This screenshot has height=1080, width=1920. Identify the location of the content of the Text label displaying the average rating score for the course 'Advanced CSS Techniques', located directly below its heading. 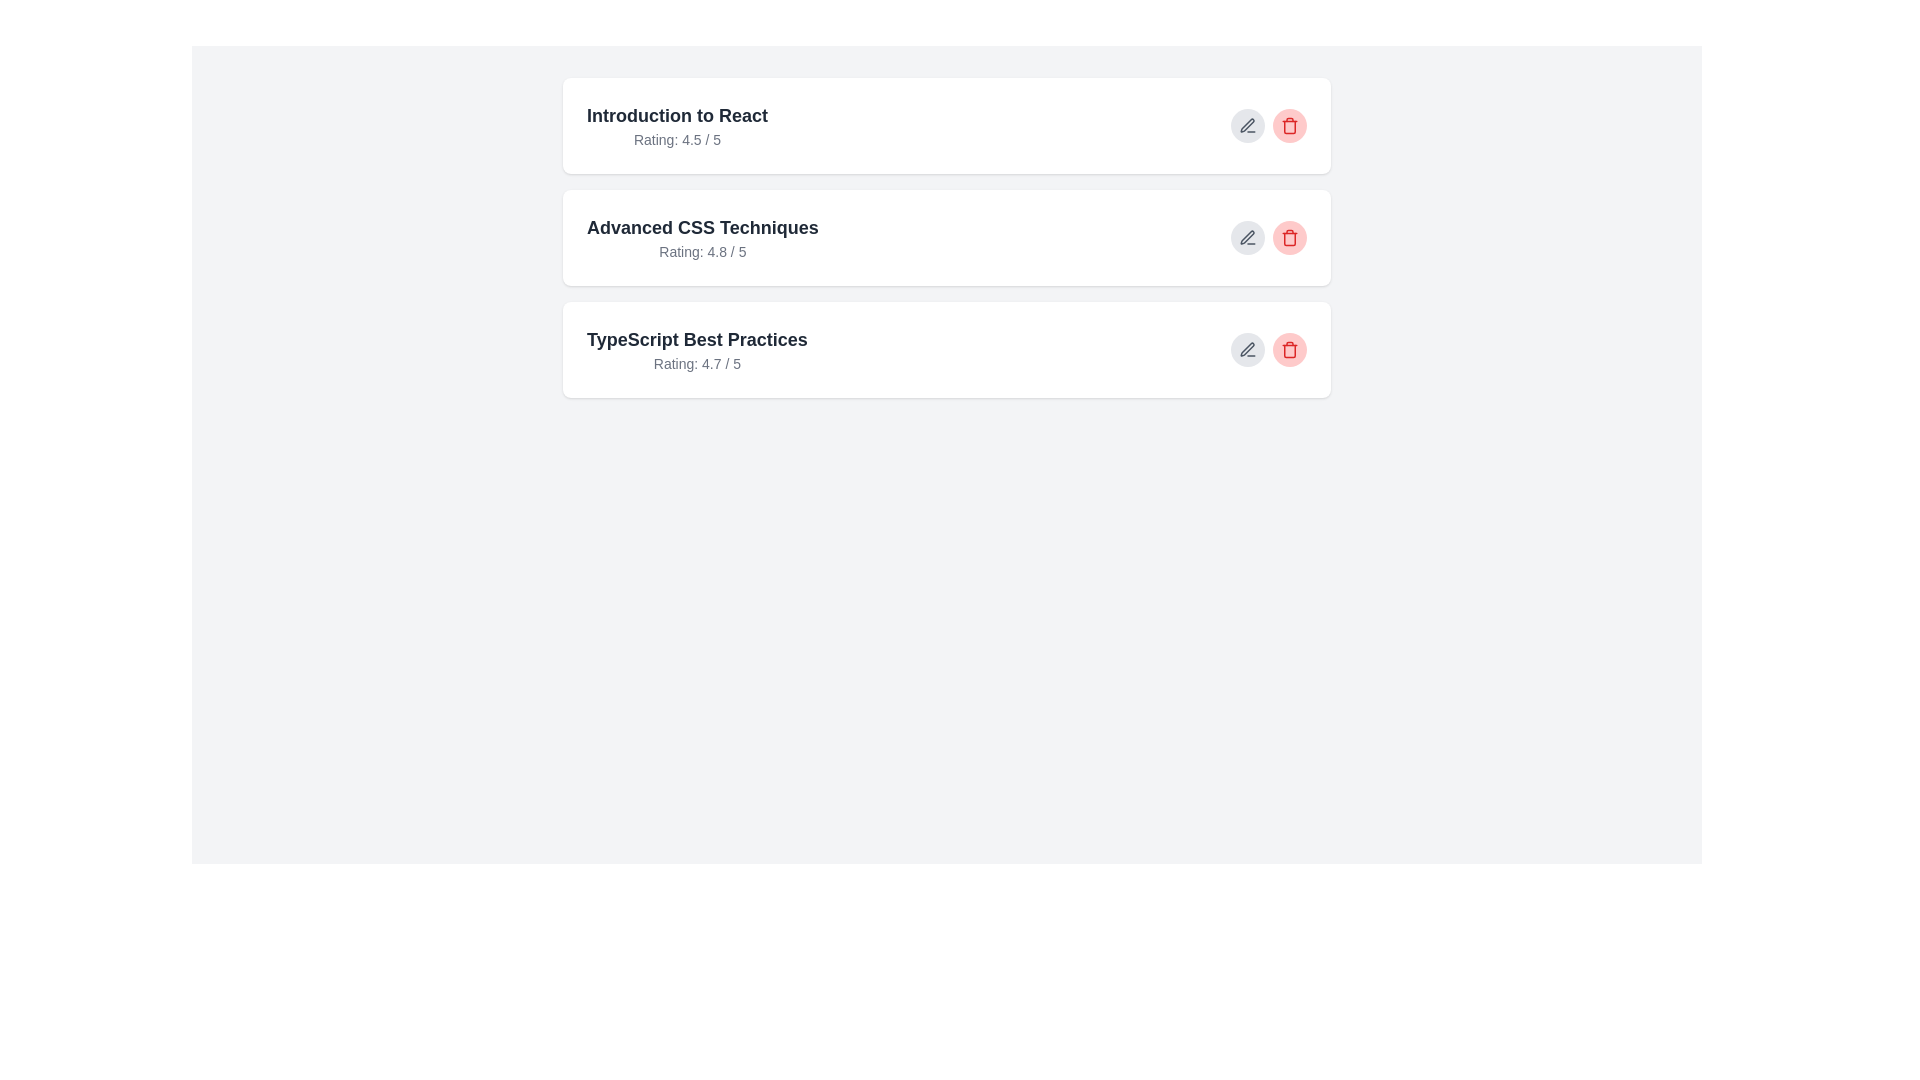
(702, 250).